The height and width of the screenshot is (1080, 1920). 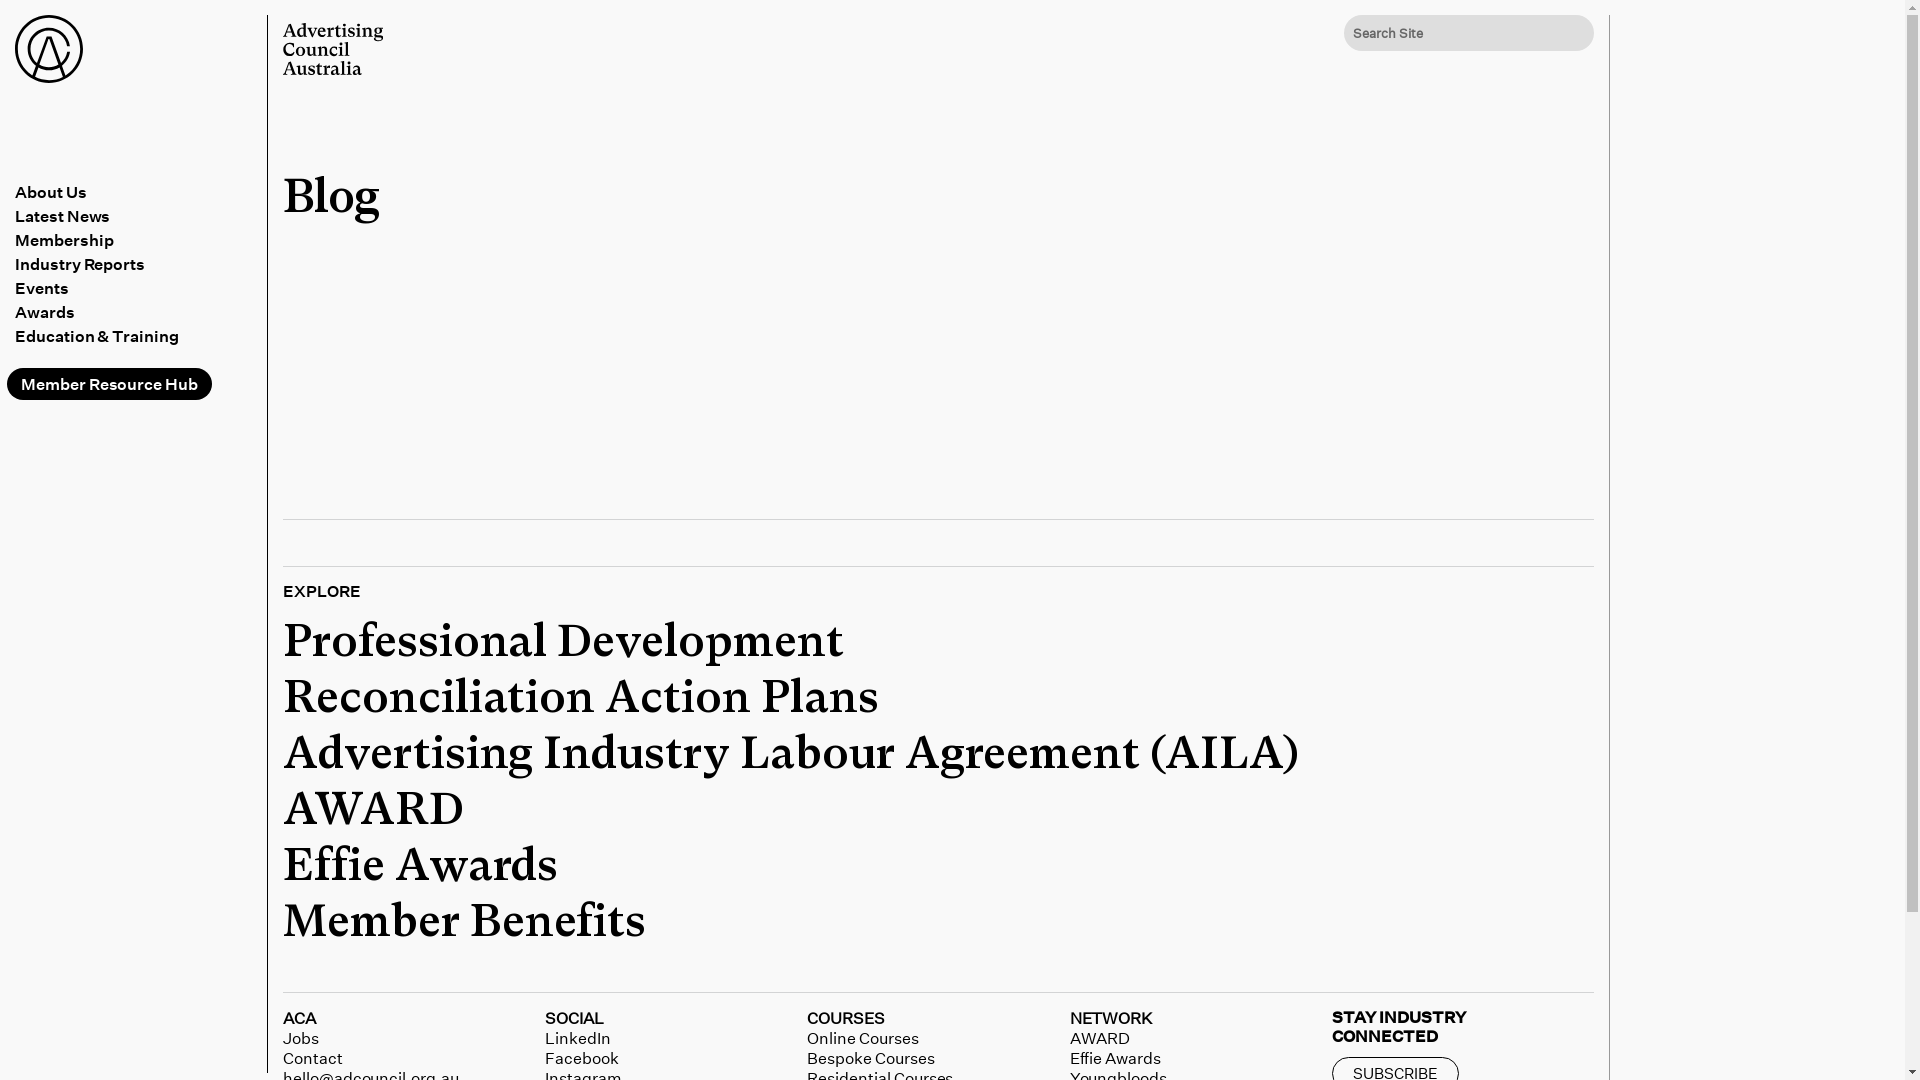 I want to click on 'Awards', so click(x=14, y=312).